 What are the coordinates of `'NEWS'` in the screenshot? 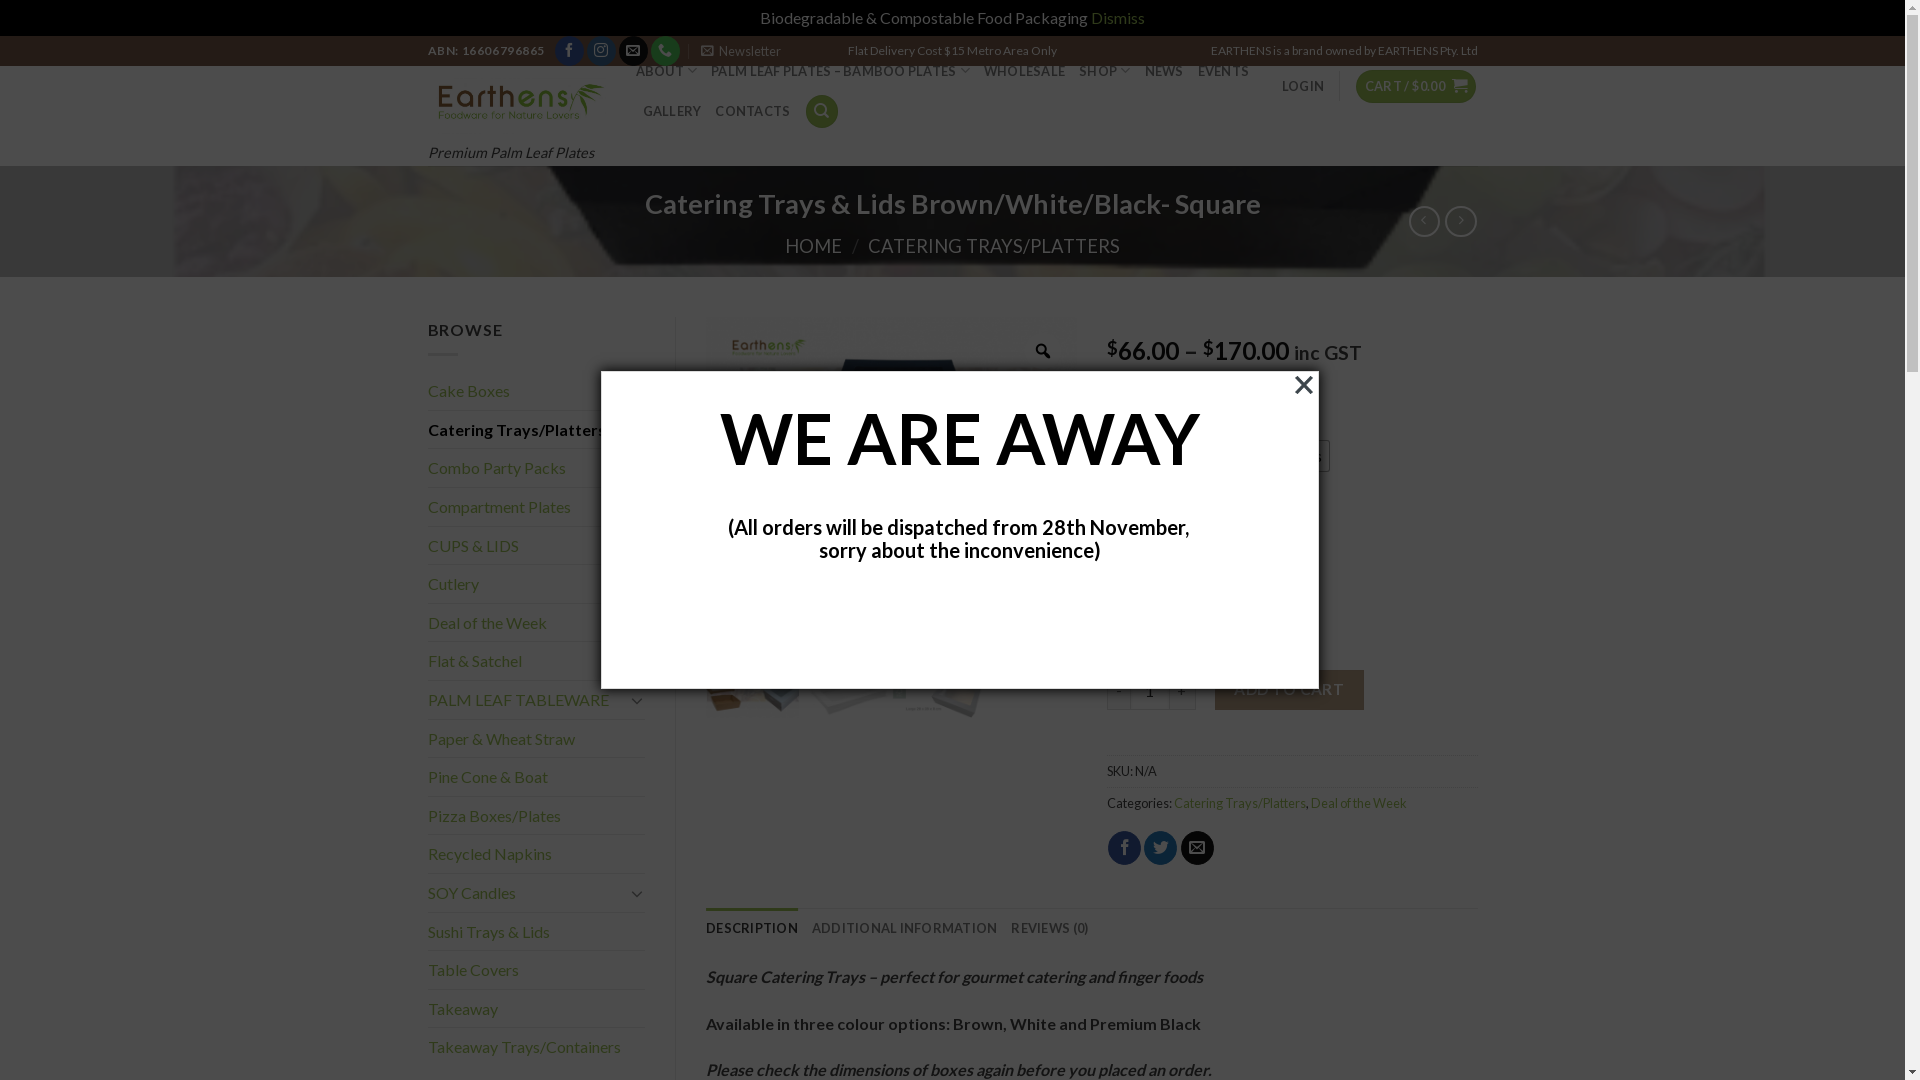 It's located at (1164, 69).